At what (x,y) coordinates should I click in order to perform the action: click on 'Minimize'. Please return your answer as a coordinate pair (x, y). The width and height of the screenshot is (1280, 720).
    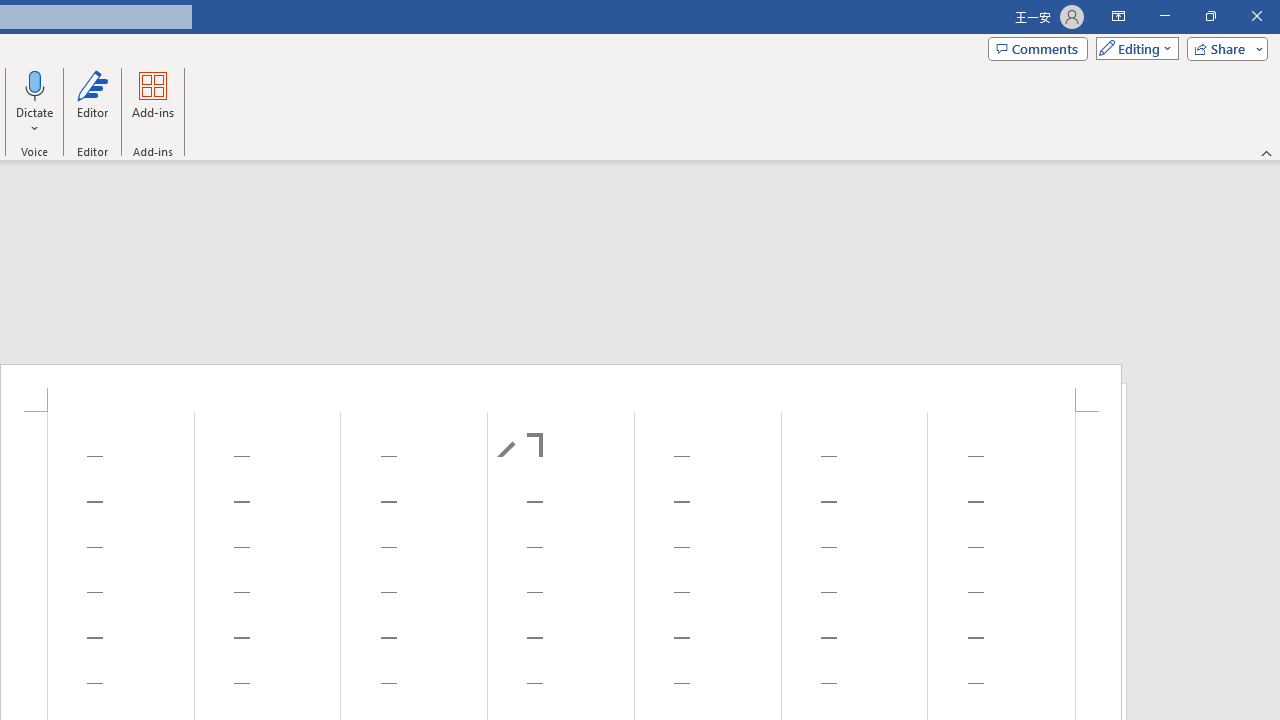
    Looking at the image, I should click on (1164, 16).